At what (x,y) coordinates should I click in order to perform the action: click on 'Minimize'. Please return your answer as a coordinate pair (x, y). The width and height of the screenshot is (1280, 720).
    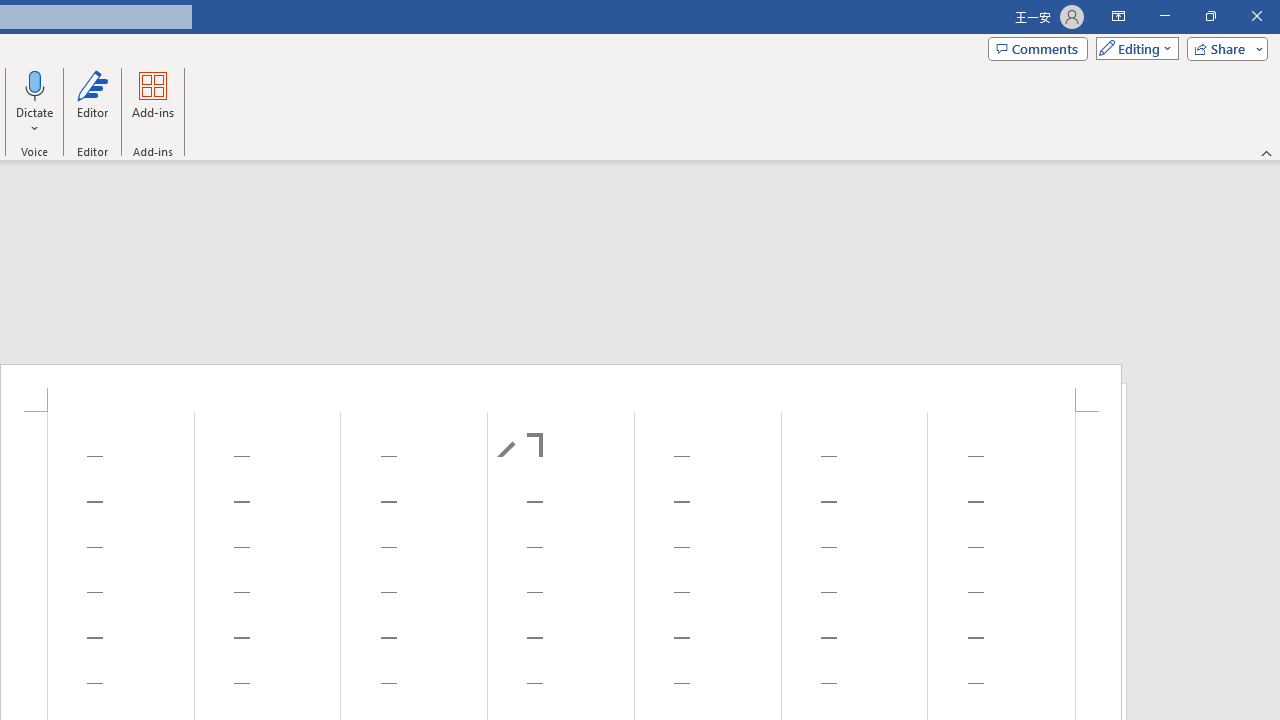
    Looking at the image, I should click on (1164, 16).